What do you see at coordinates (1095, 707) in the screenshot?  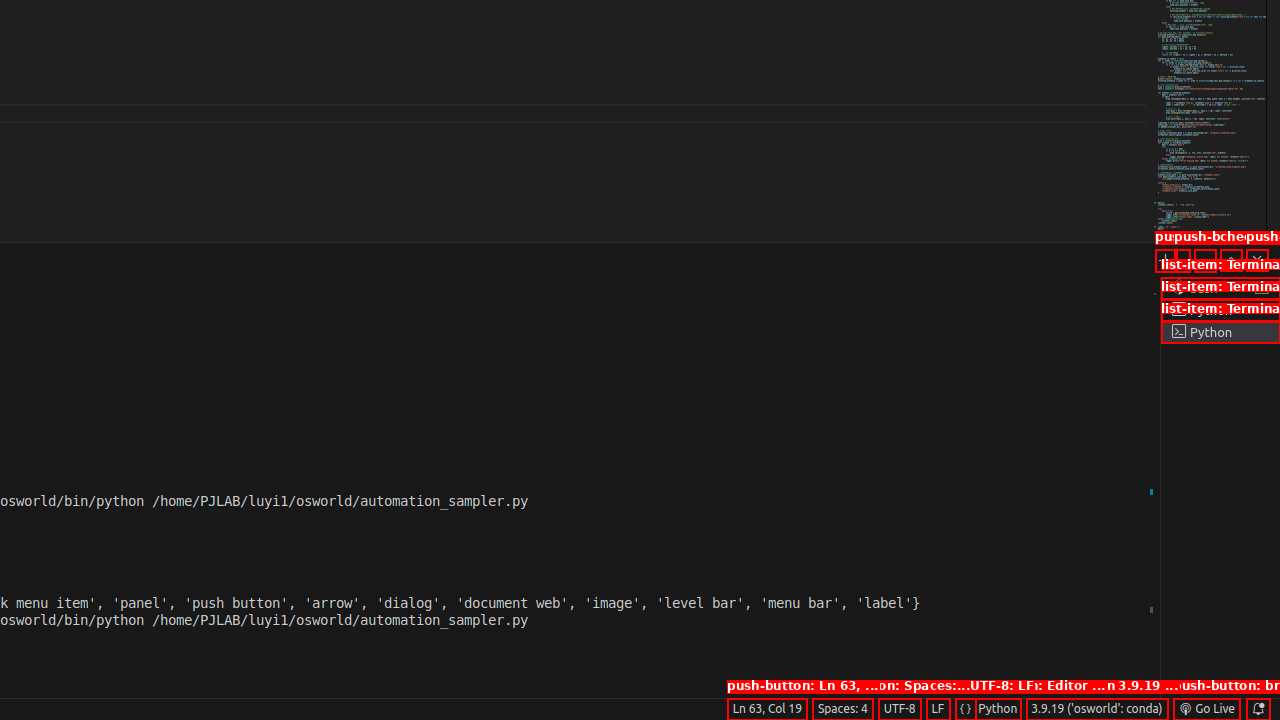 I see `'3.9.19 ('` at bounding box center [1095, 707].